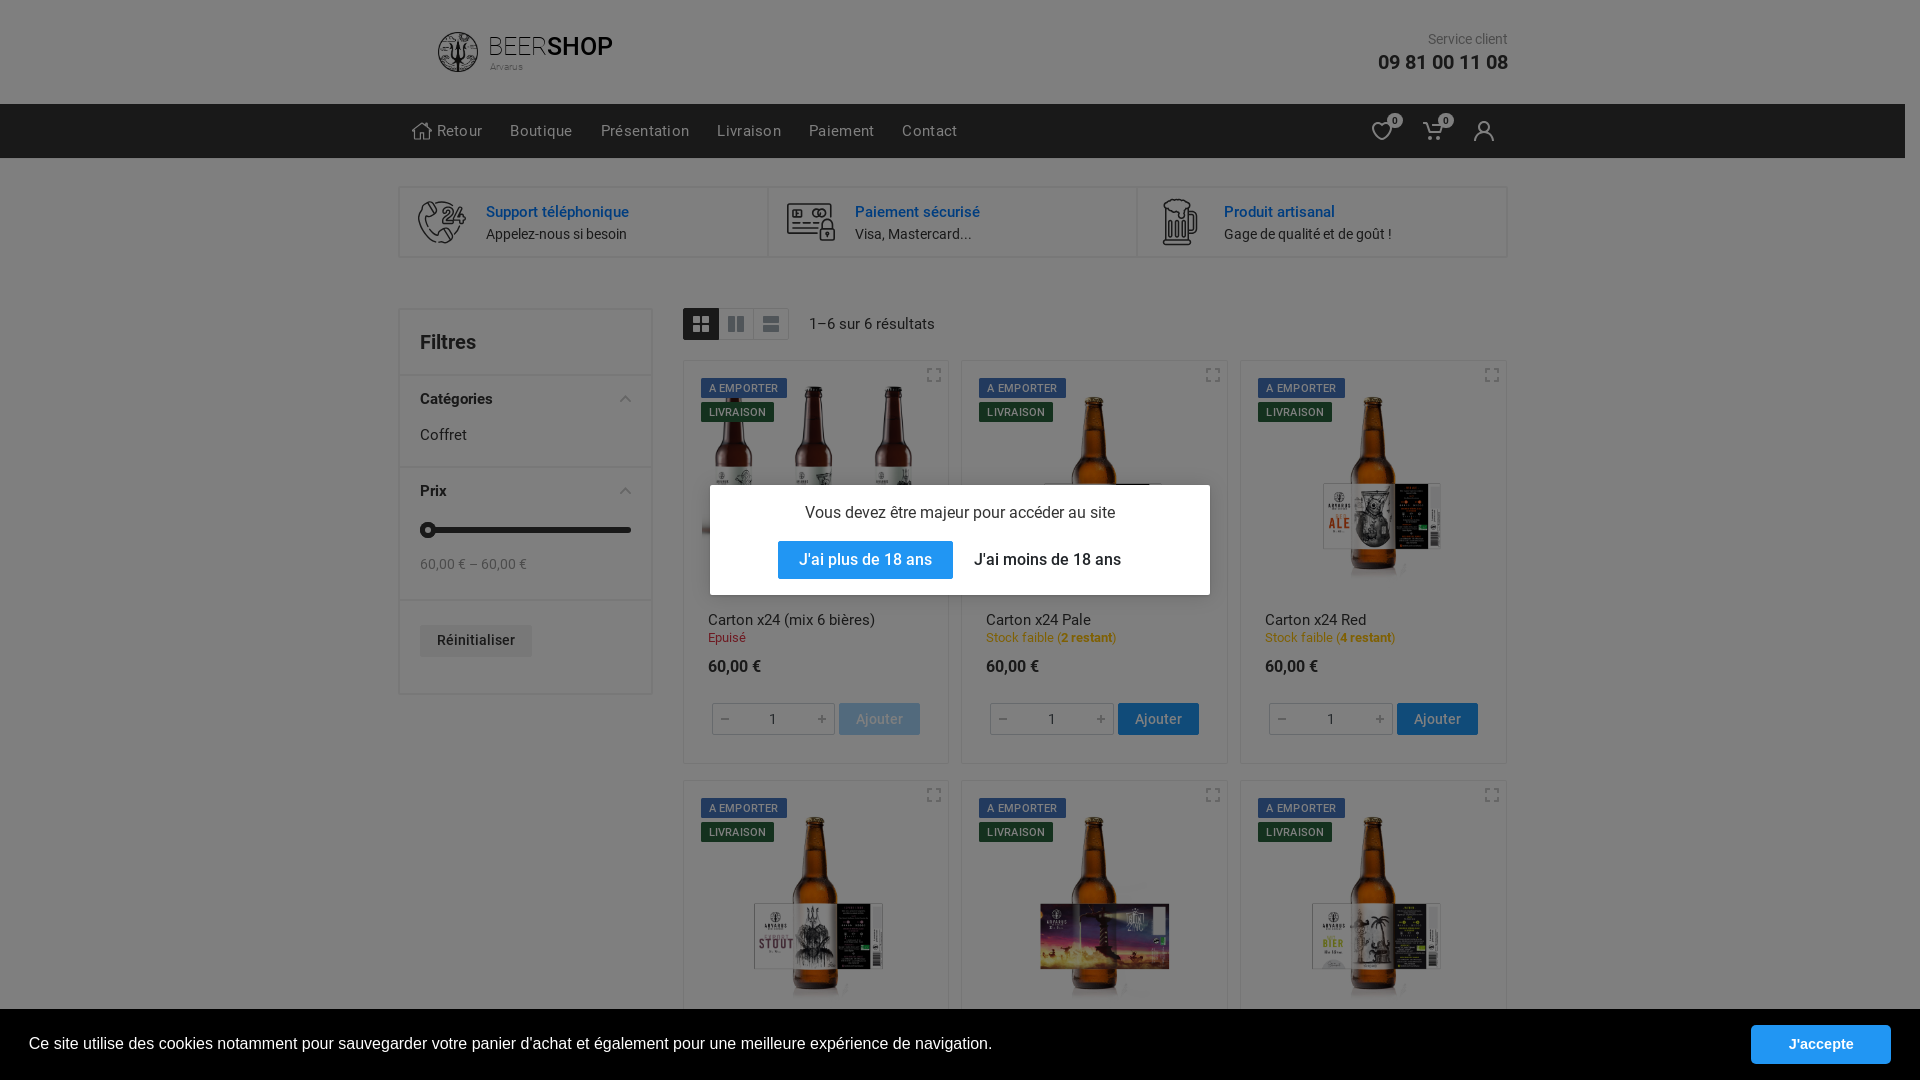 This screenshot has height=1080, width=1920. Describe the element at coordinates (681, 323) in the screenshot. I see `'Grille'` at that location.